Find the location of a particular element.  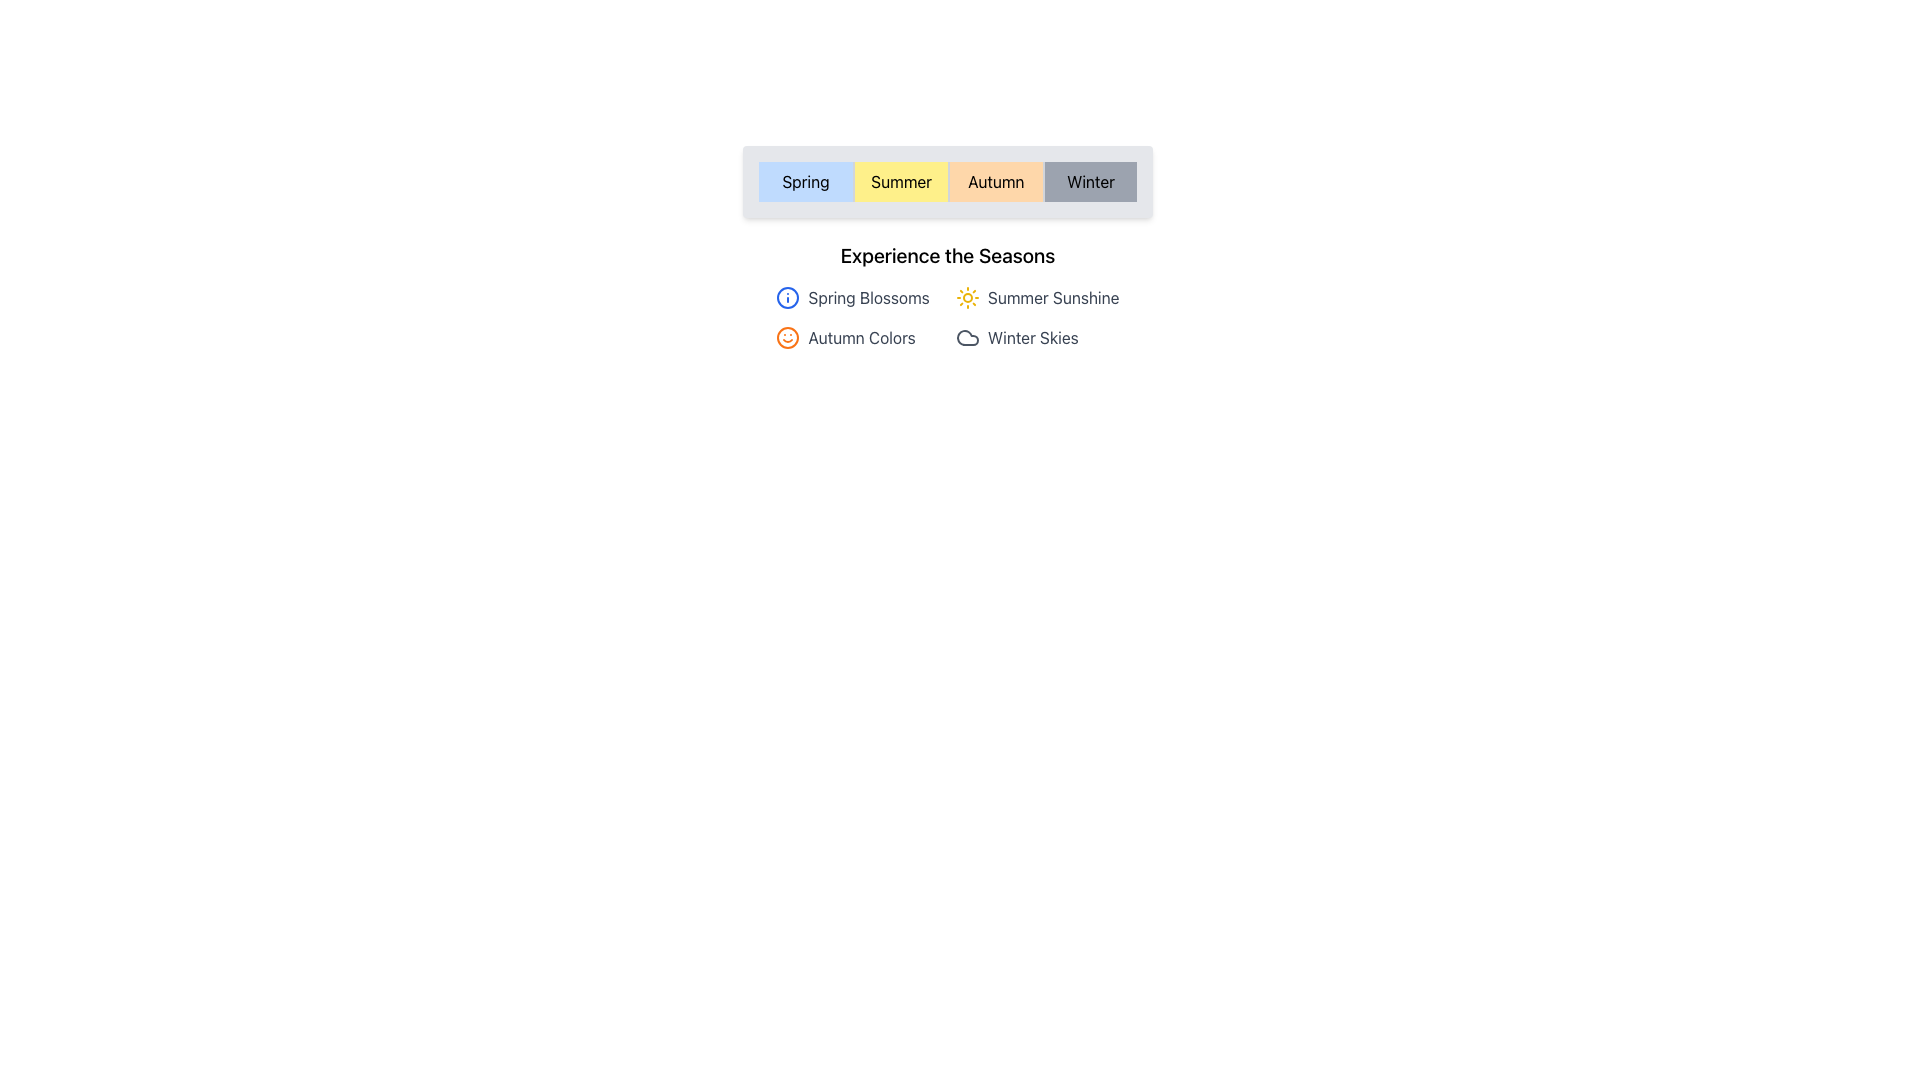

the seasonal header element that provides information about Spring, Summer, Autumn, and Winter is located at coordinates (947, 296).